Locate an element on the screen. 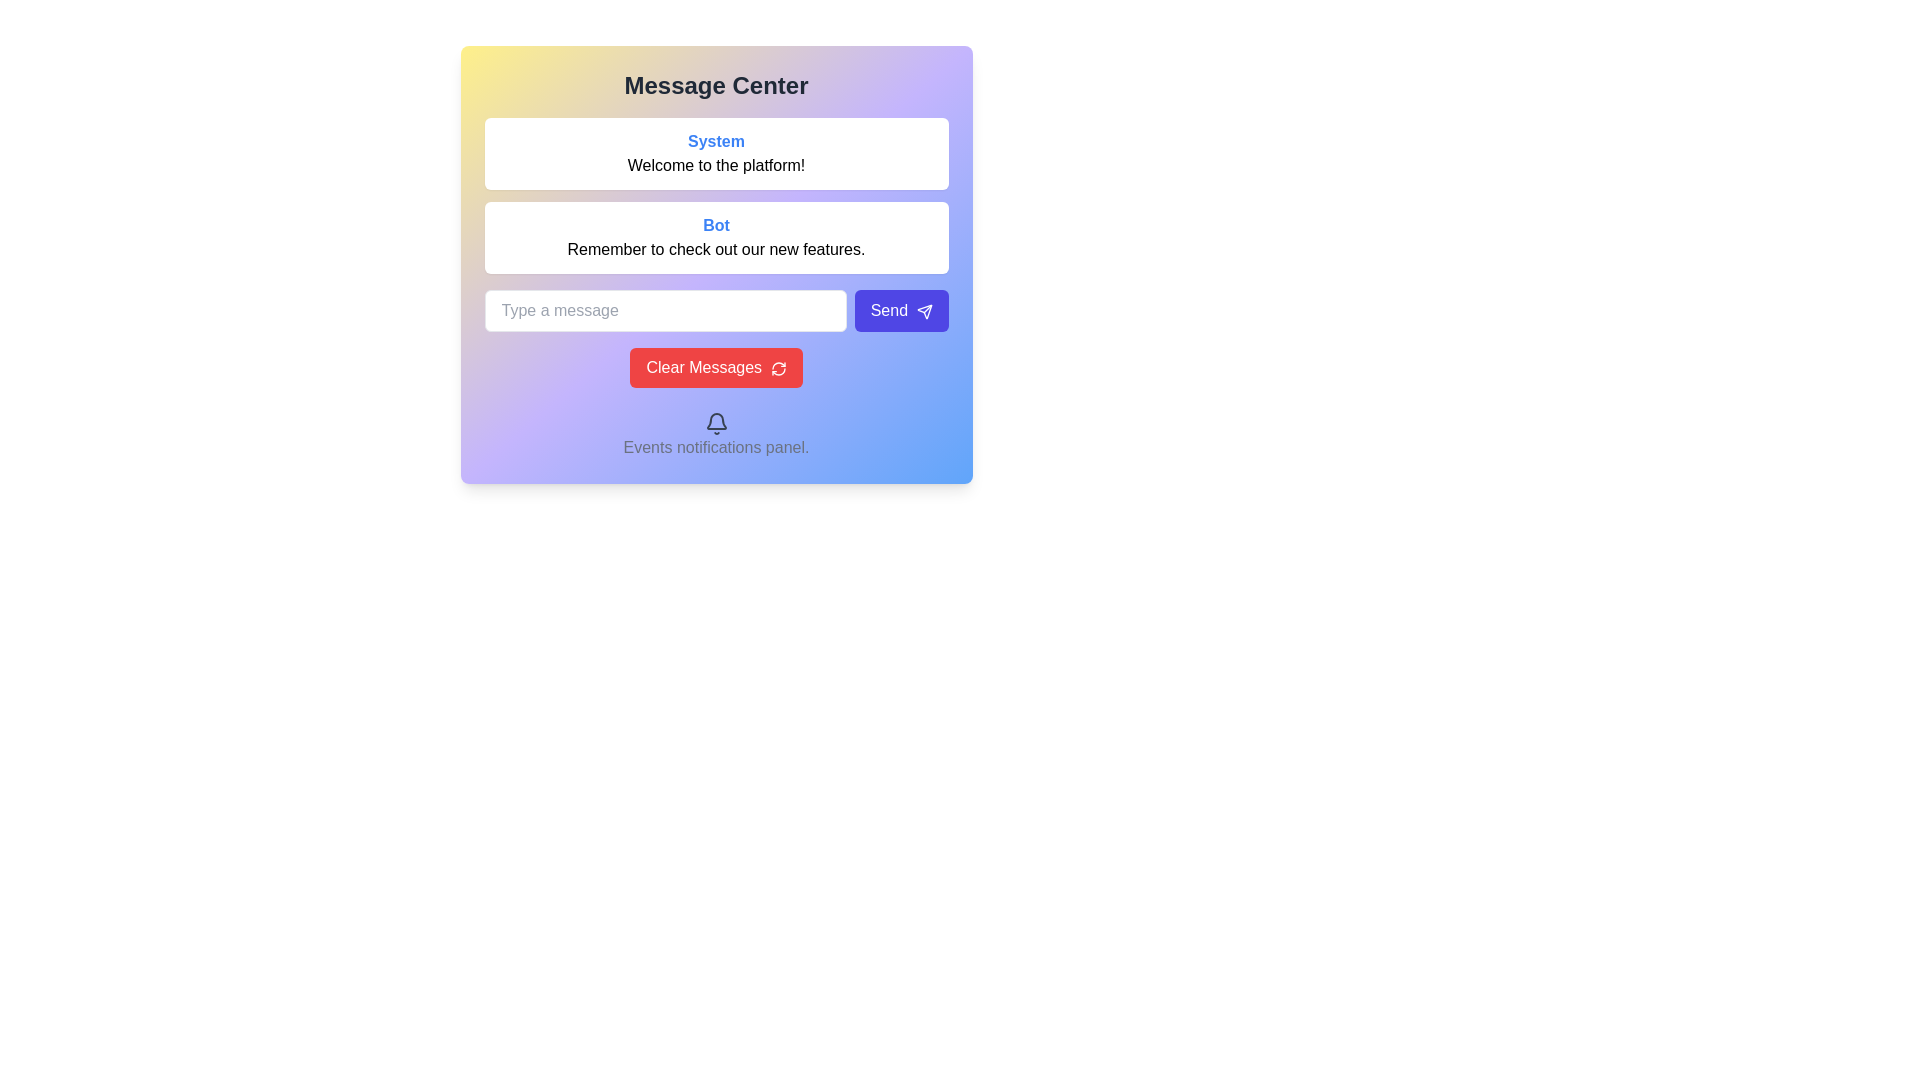  the text label indicating a bot-generated message within the white box in the Message Center is located at coordinates (716, 225).